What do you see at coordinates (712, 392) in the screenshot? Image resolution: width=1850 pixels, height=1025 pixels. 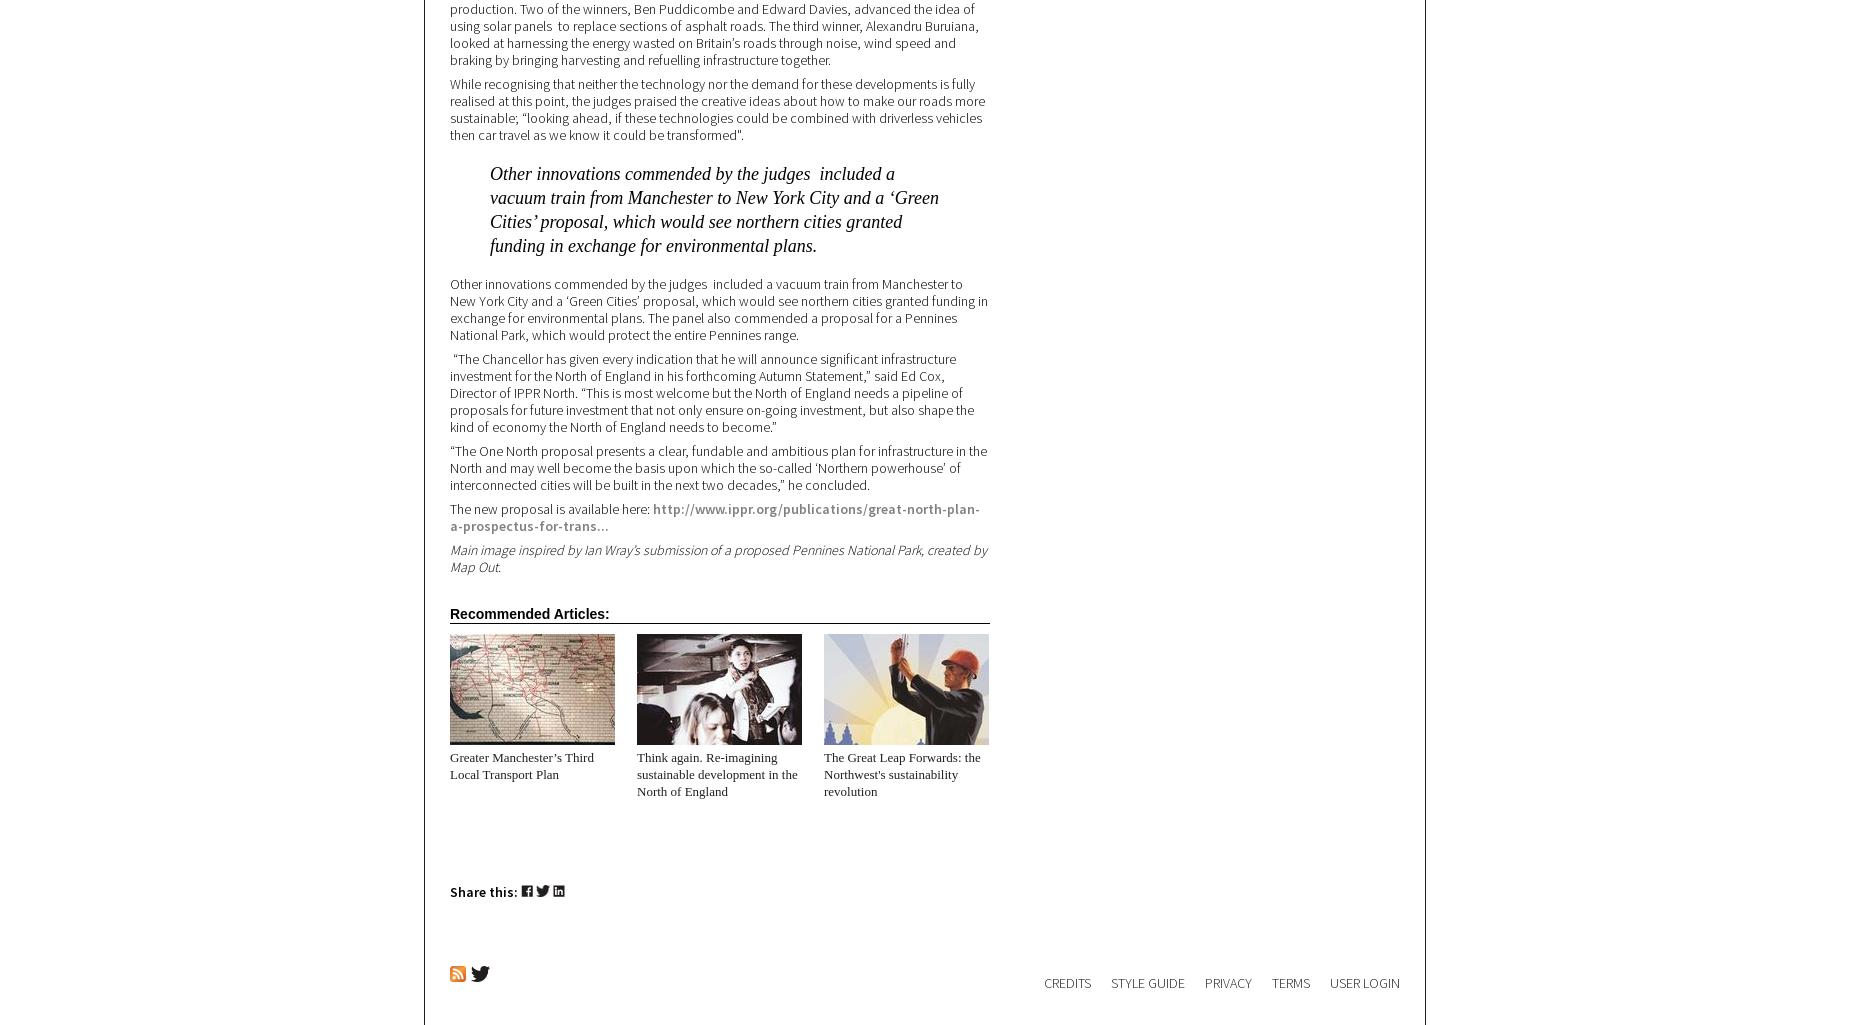 I see `'“The Chancellor has given every indication that he will announce significant infrastructure investment for the North of England in his forthcoming Autumn Statement,” said Ed Cox, Director of IPPR North. “This is most welcome but the North of England needs a pipeline of proposals for future investment that not only ensure on-going investment, but also shape the kind of economy the North of England needs to become.”'` at bounding box center [712, 392].